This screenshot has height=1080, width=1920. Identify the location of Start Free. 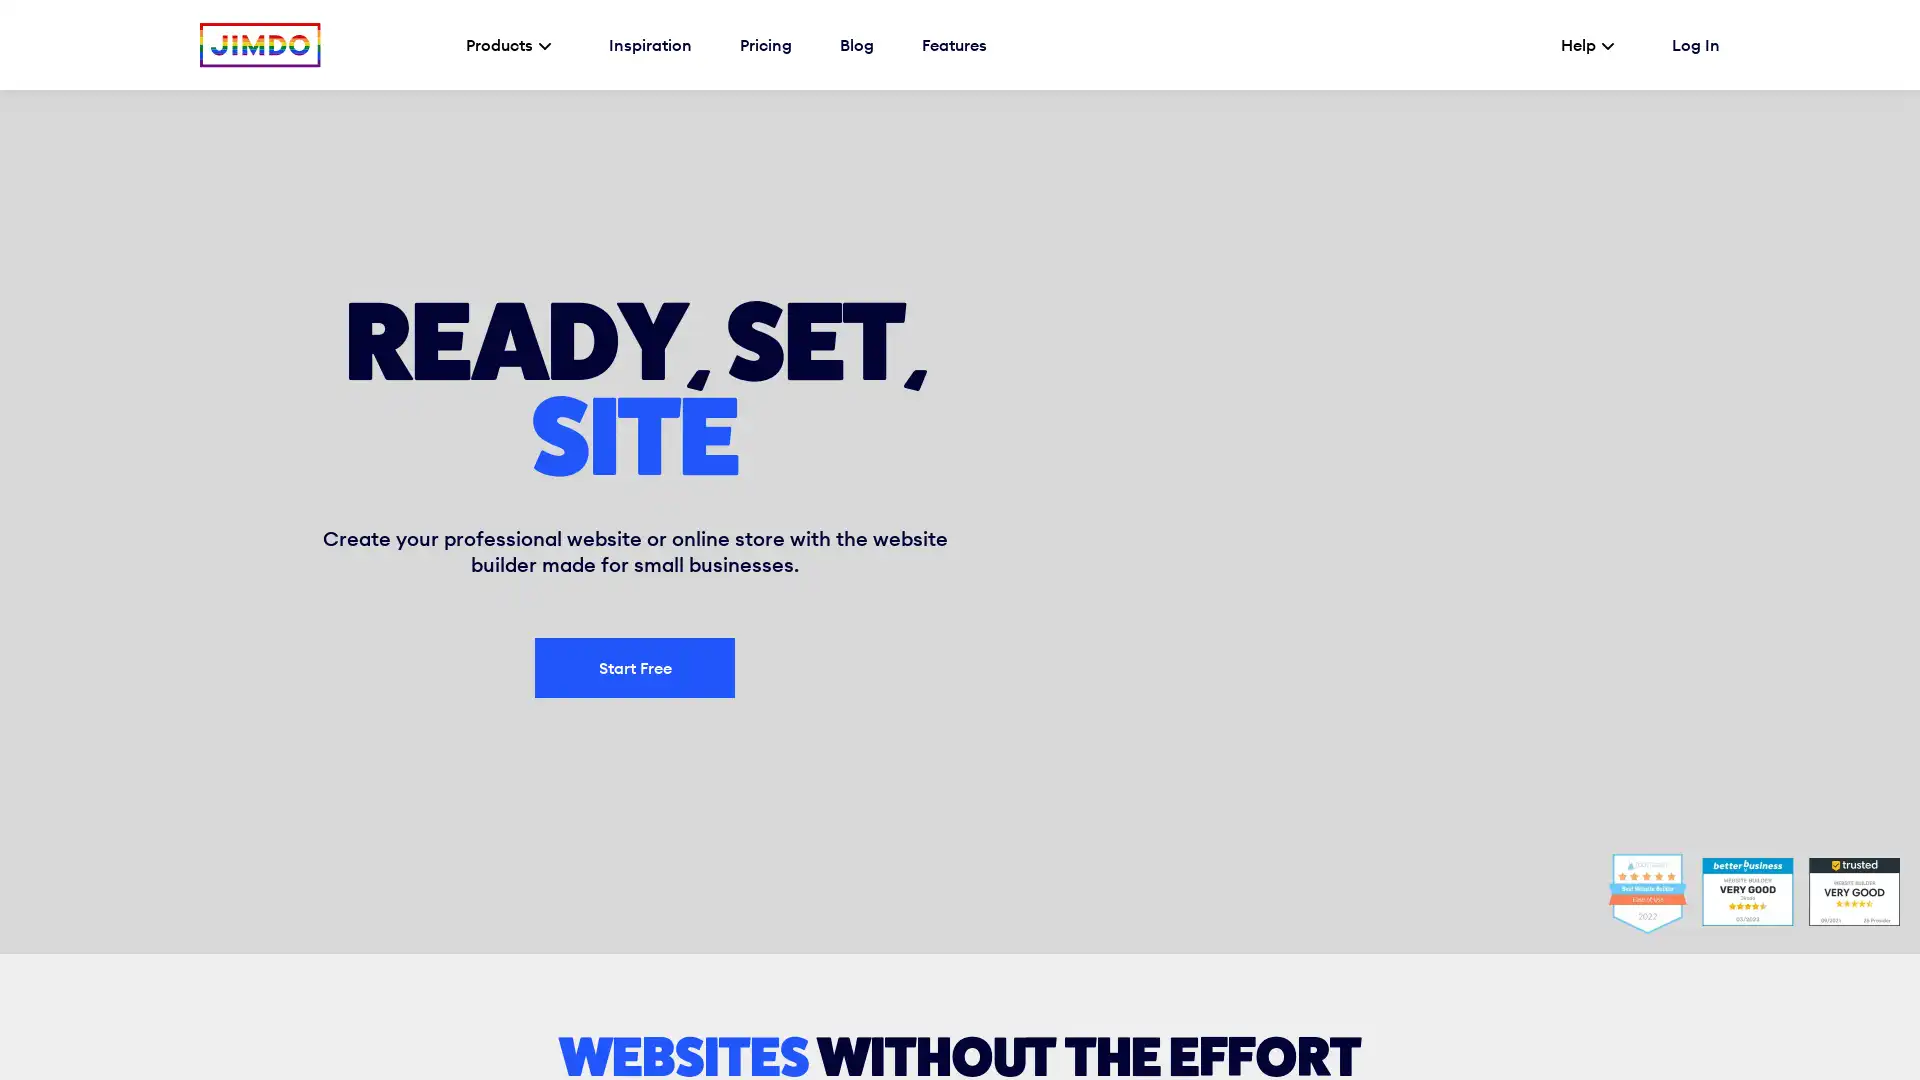
(633, 667).